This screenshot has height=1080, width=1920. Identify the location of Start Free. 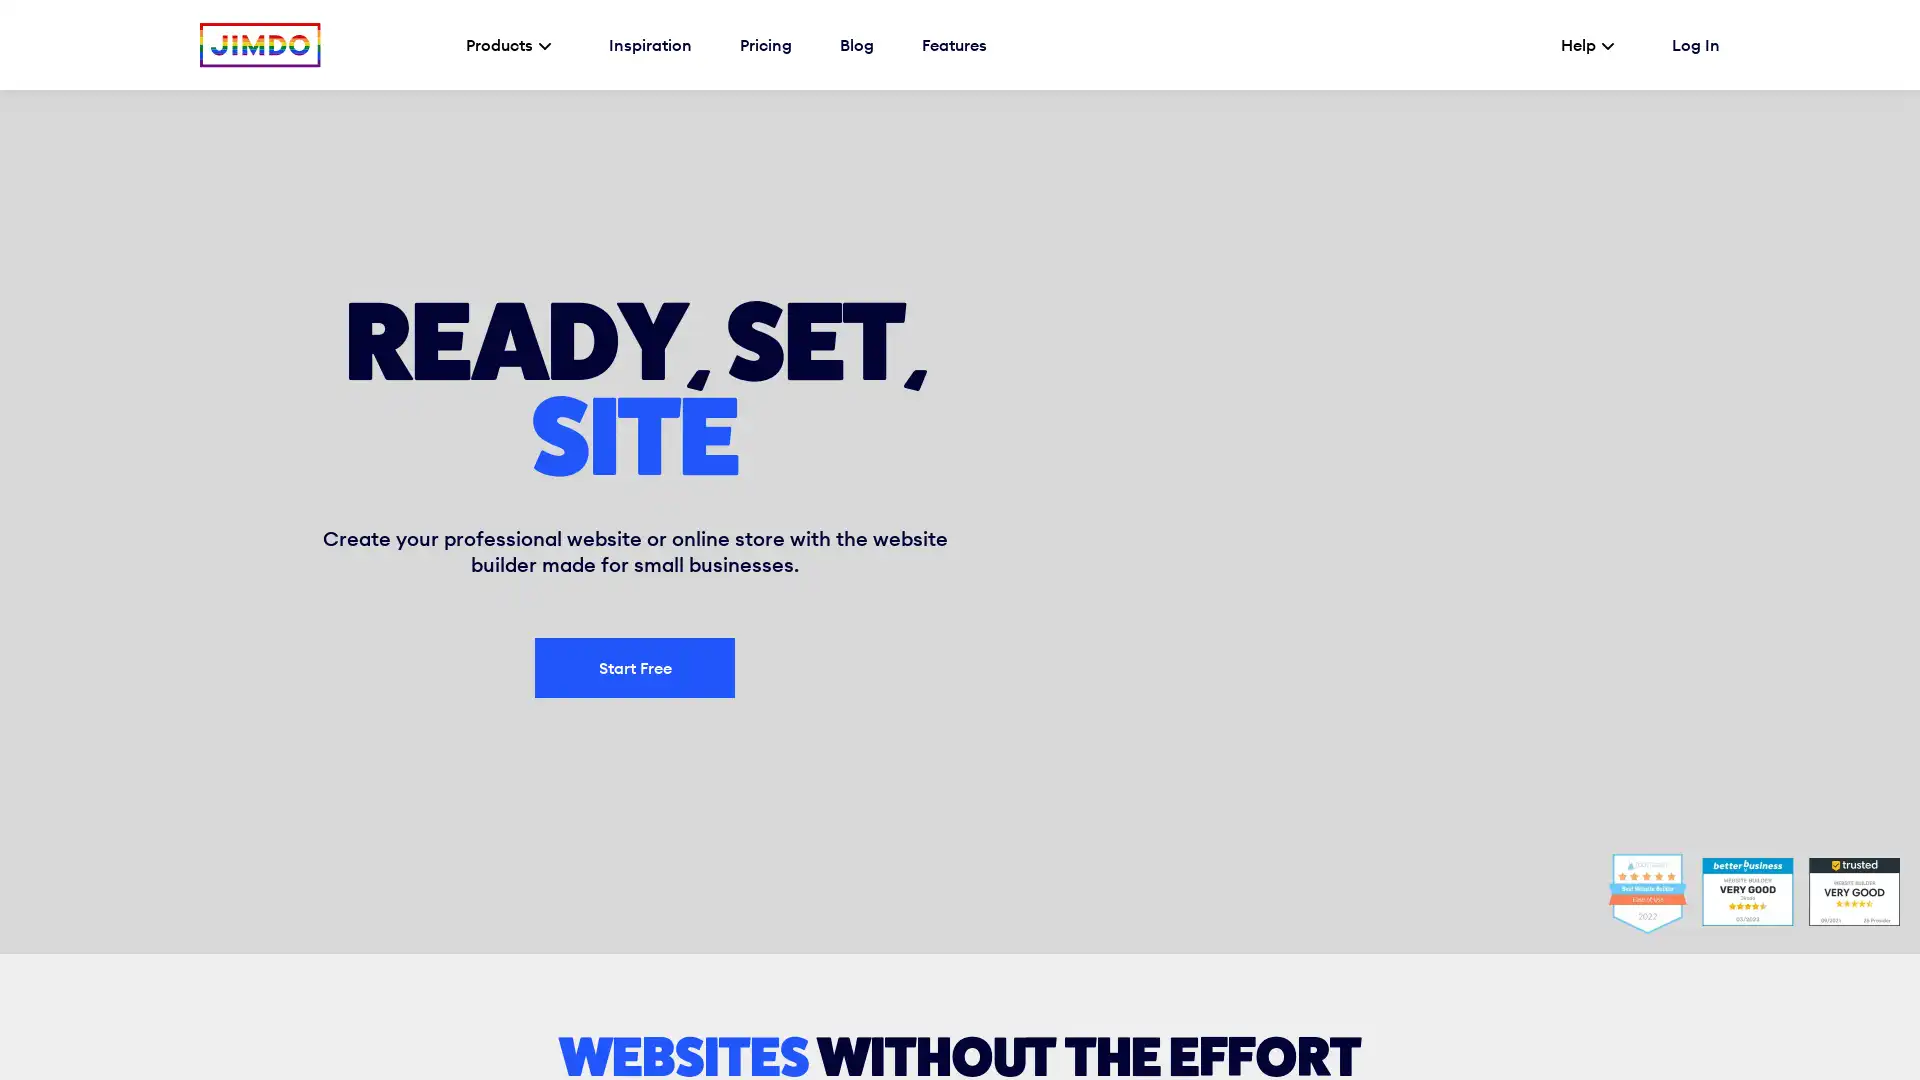
(633, 667).